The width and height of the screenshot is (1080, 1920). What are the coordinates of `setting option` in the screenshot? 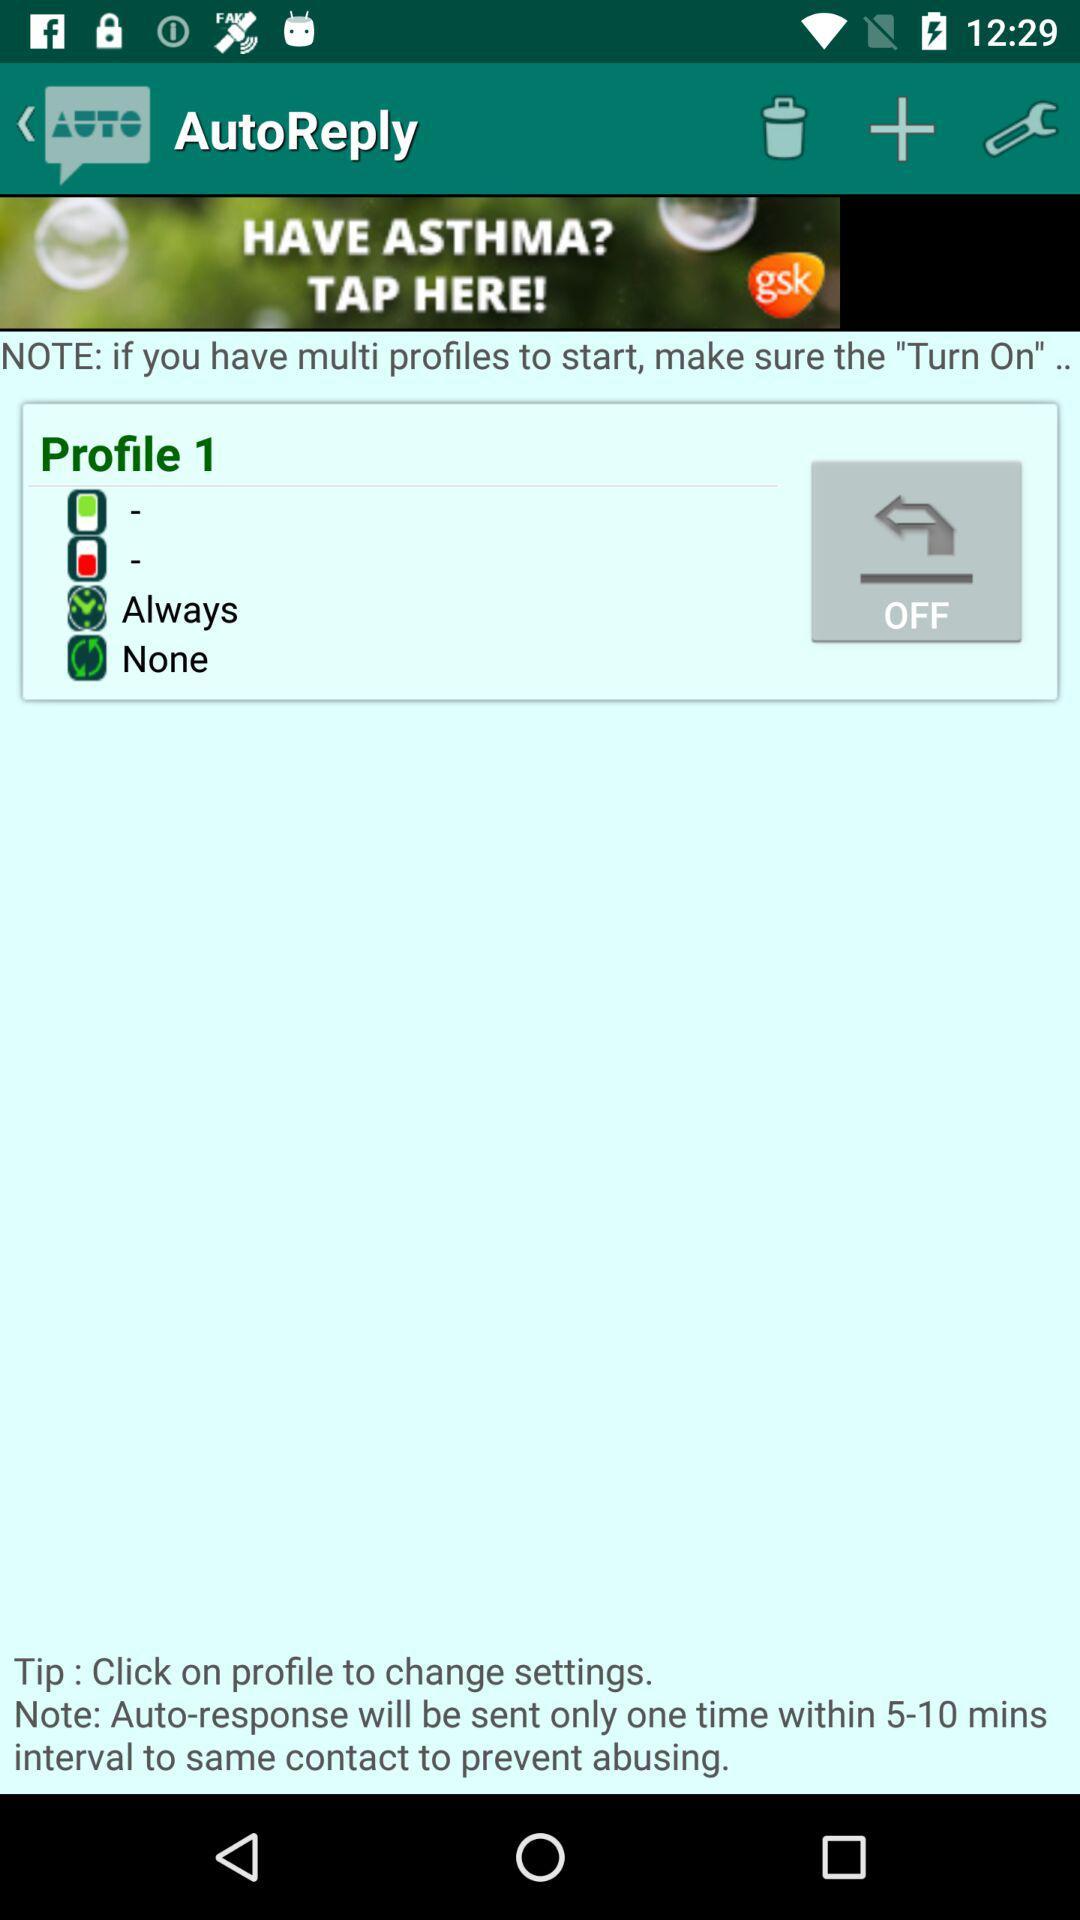 It's located at (1020, 127).